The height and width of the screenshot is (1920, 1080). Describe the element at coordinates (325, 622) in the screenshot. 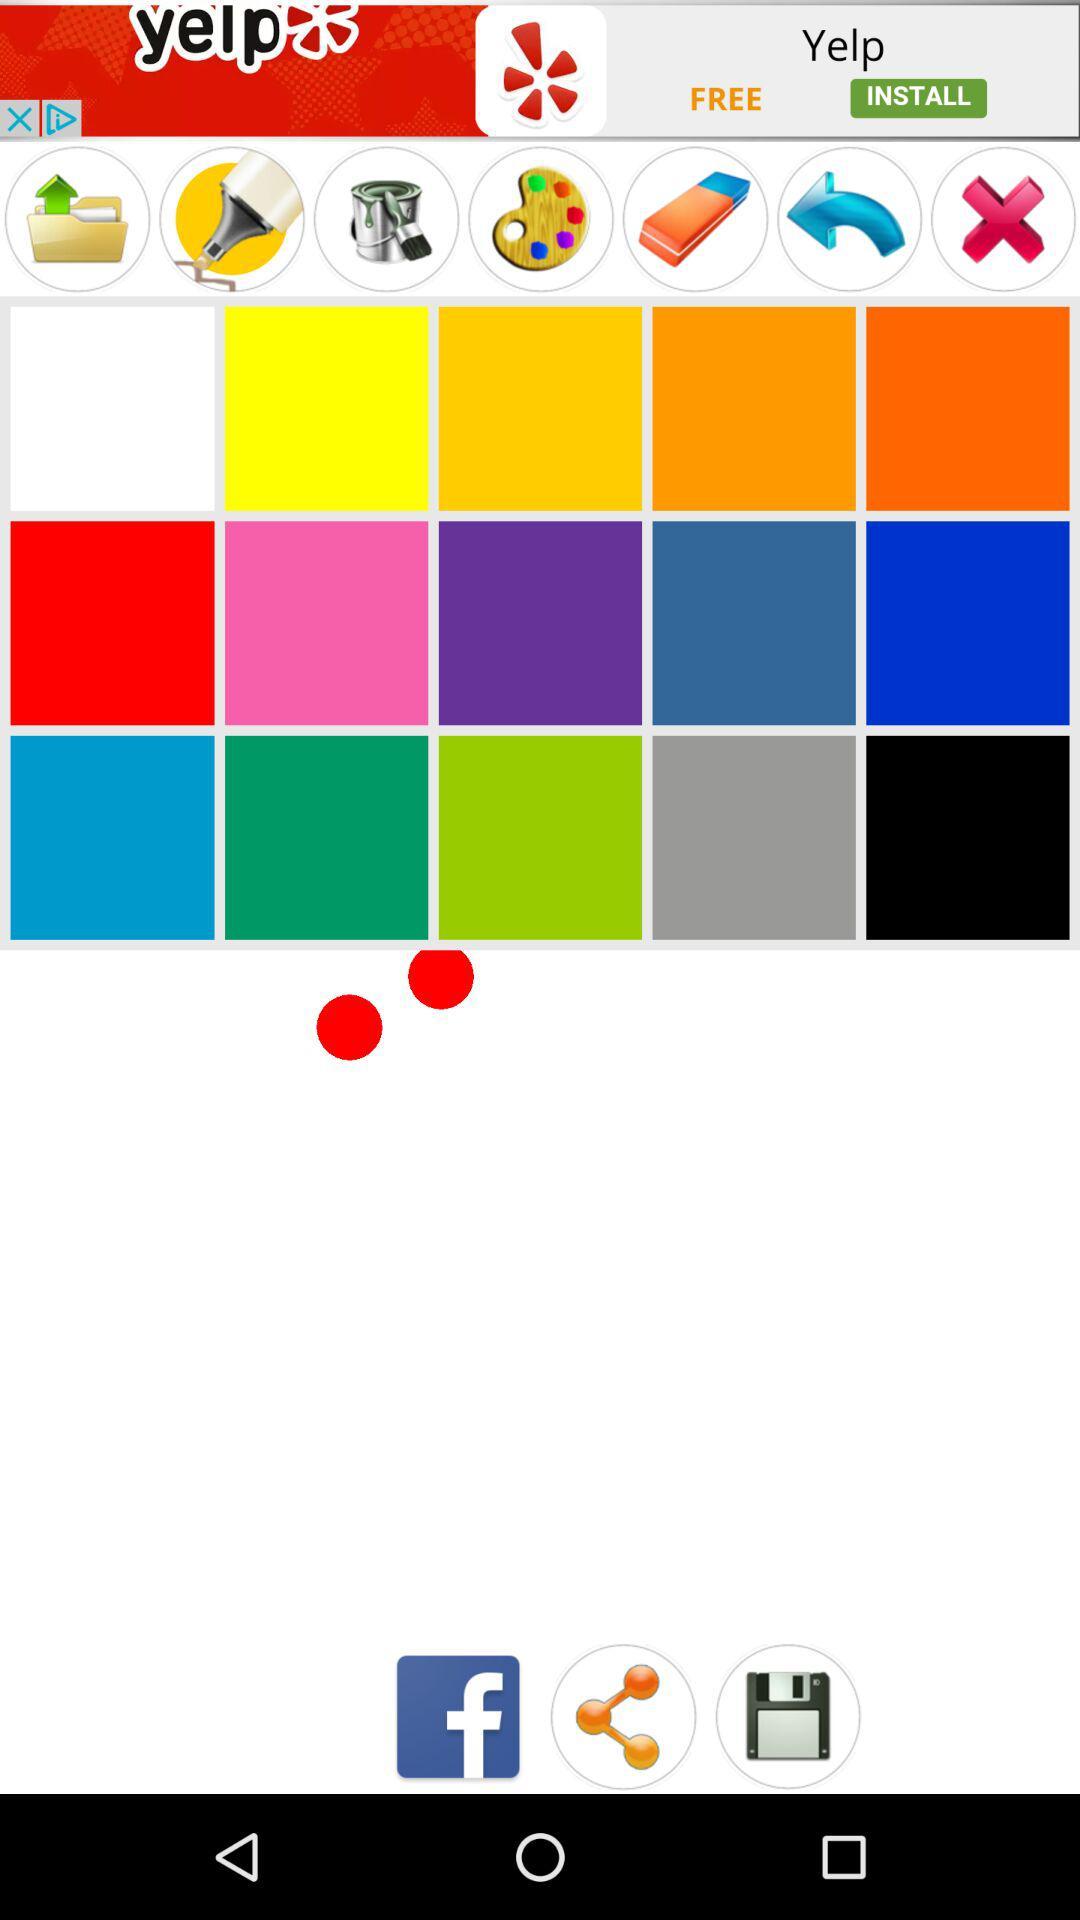

I see `color` at that location.